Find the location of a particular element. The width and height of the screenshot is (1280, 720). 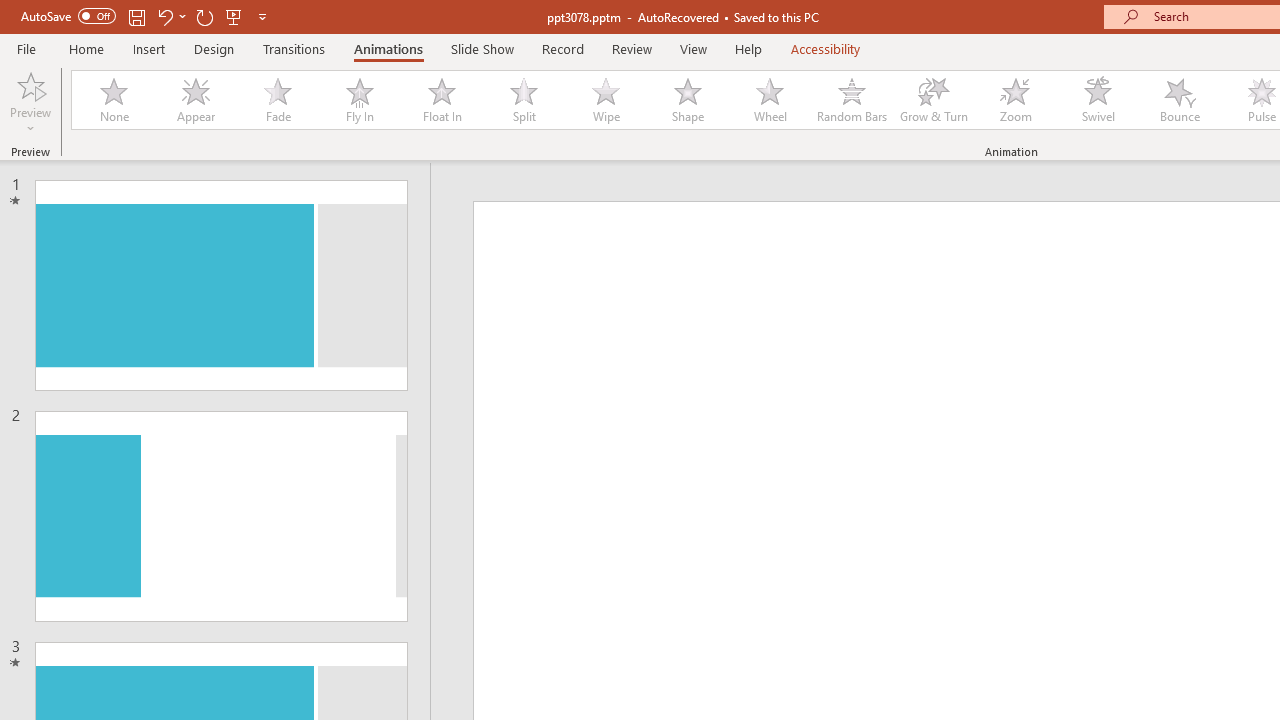

'None' is located at coordinates (112, 100).